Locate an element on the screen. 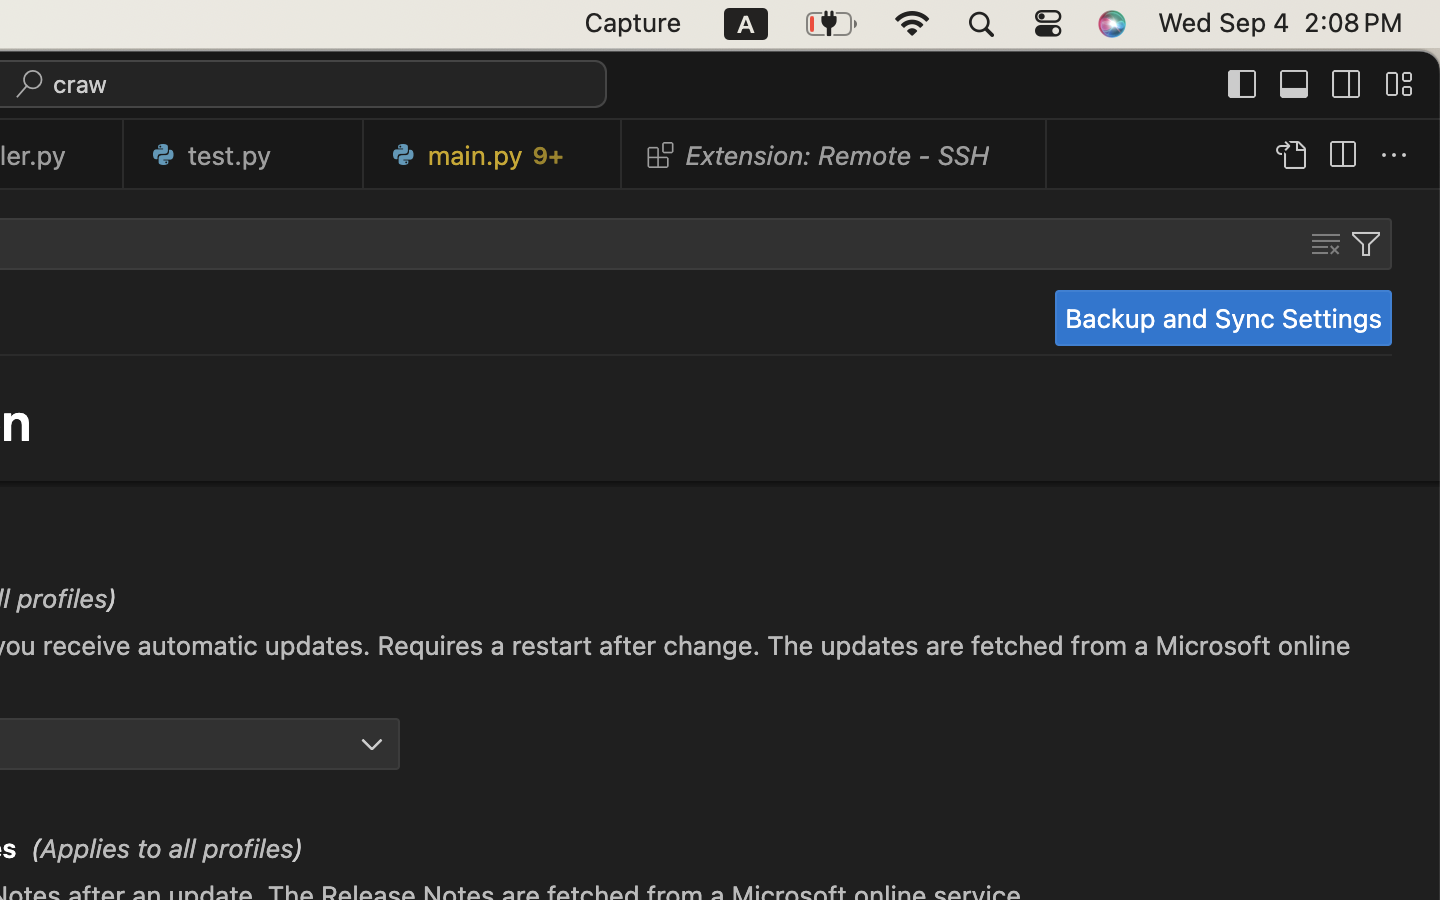  '' is located at coordinates (1345, 82).